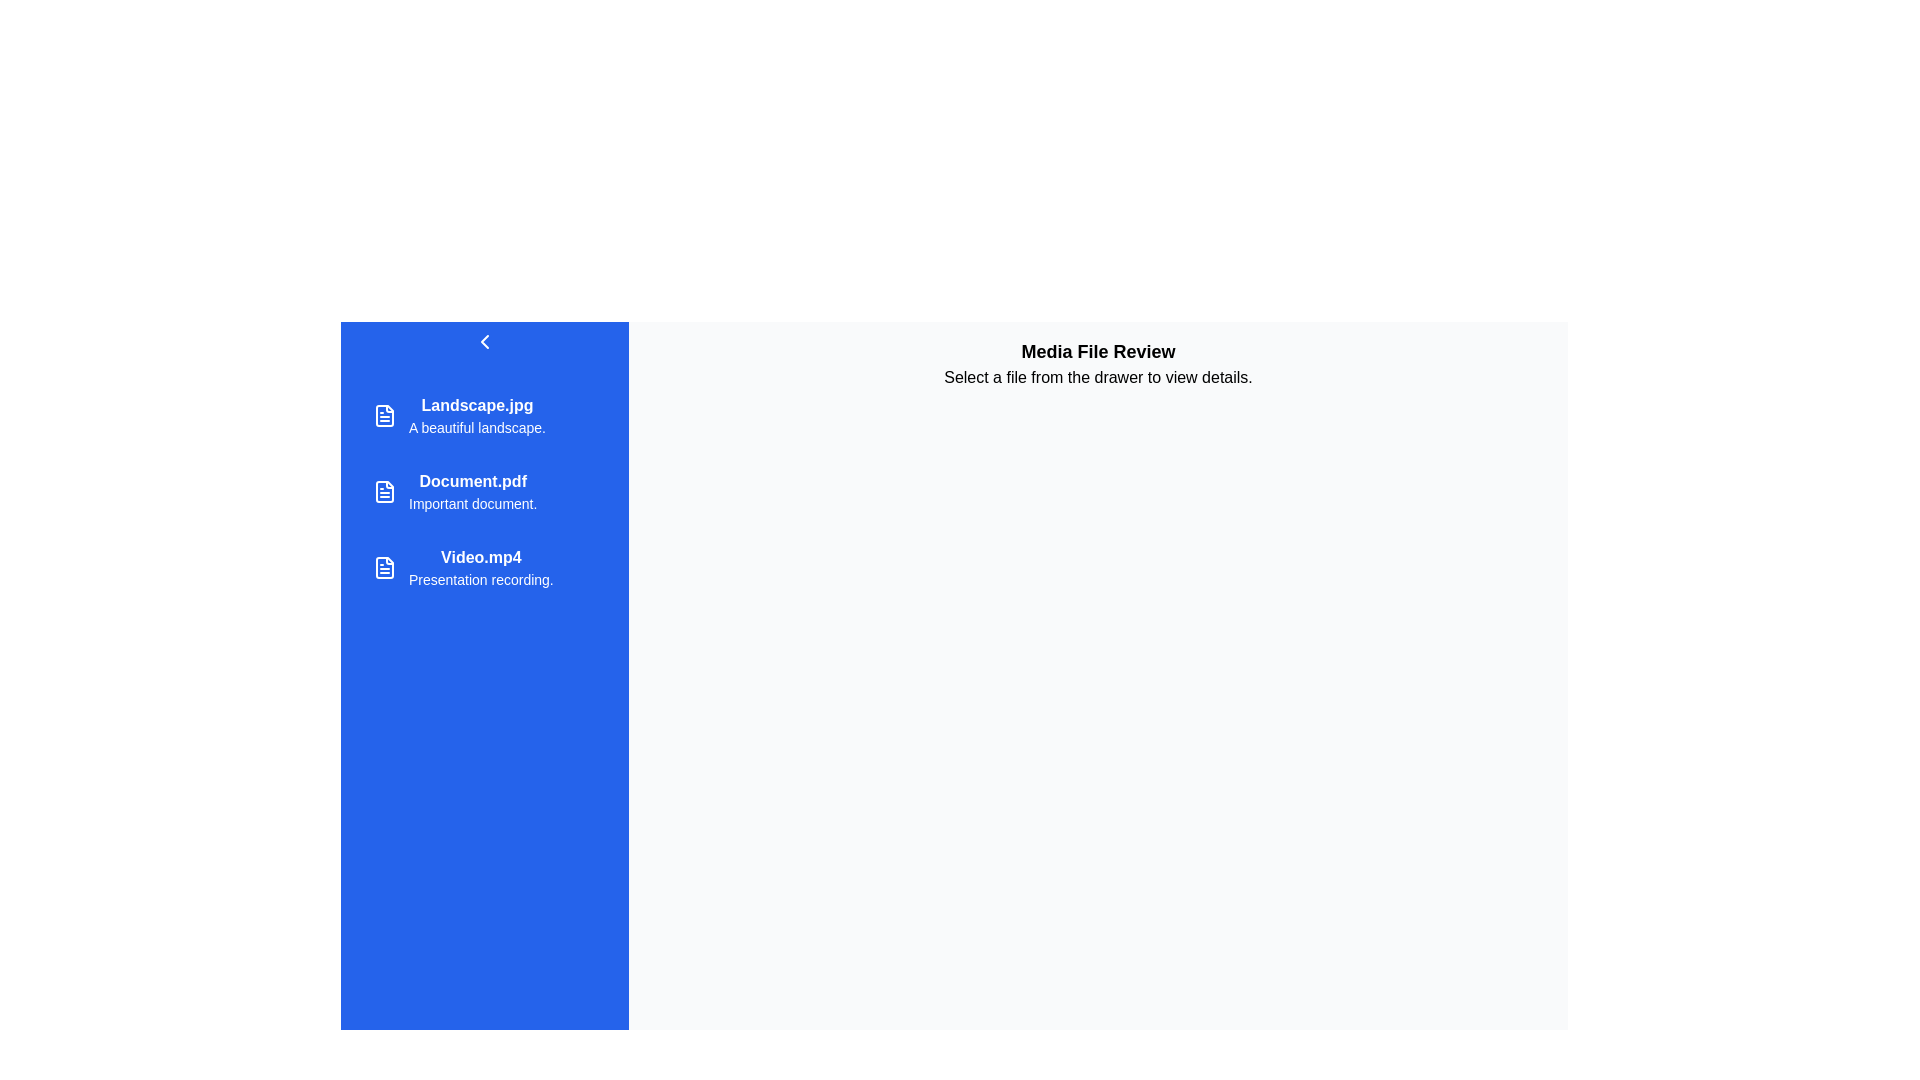 The height and width of the screenshot is (1080, 1920). I want to click on the leftward-pointing chevron icon button located at the top left corner of the sidebar, so click(484, 341).